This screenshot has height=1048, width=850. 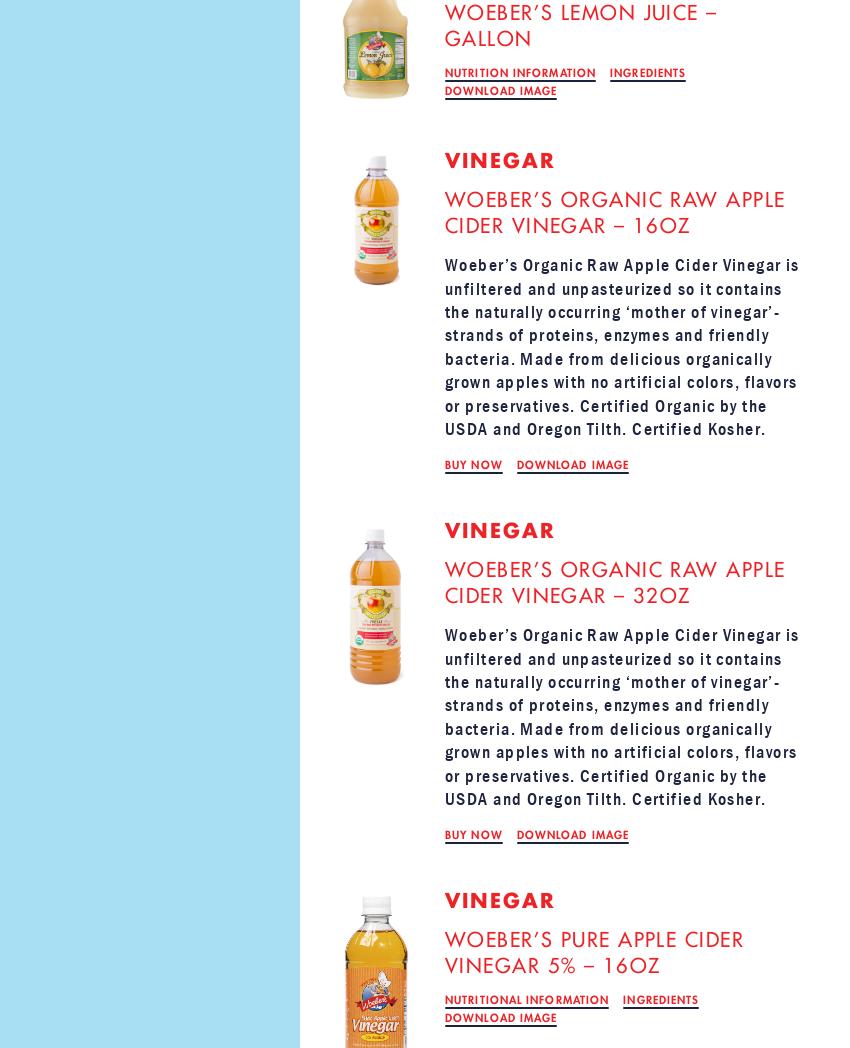 What do you see at coordinates (526, 999) in the screenshot?
I see `'NUTRITIONAL INFORMATION'` at bounding box center [526, 999].